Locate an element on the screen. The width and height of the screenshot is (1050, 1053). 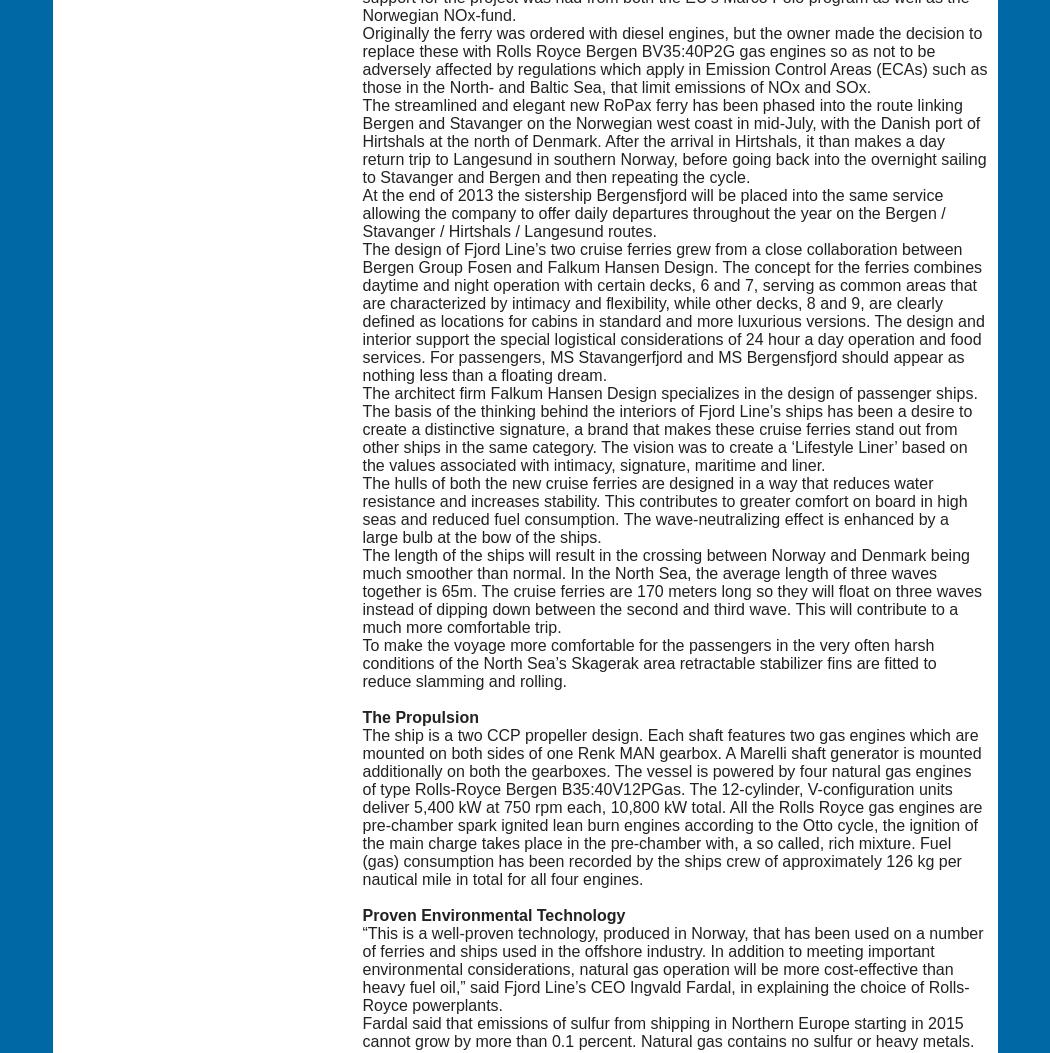
'The ship is a two CCP propeller design. Each shaft features two gas engines which are mounted on both sides of one Renk MAN gearbox. A Marelli shaft generator is mounted additionally on both the gearboxes. The vessel is powered by four natural gas engines of type Rolls-Royce Bergen B35:40V12PGas. The 12-cylinder, V-configuration units deliver 5,400 kW at 750 rpm each, 10,800 kW total. All the Rolls Royce gas engines are pre-chamber spark ignited lean burn engines according to the Otto cycle, the ignition of the main charge takes place in the pre-chamber with, a so called, rich mixture. Fuel (gas) consumption has been recorded by the ships crew of approximately 126 kg per nautical mile in total for all four engines.' is located at coordinates (671, 806).